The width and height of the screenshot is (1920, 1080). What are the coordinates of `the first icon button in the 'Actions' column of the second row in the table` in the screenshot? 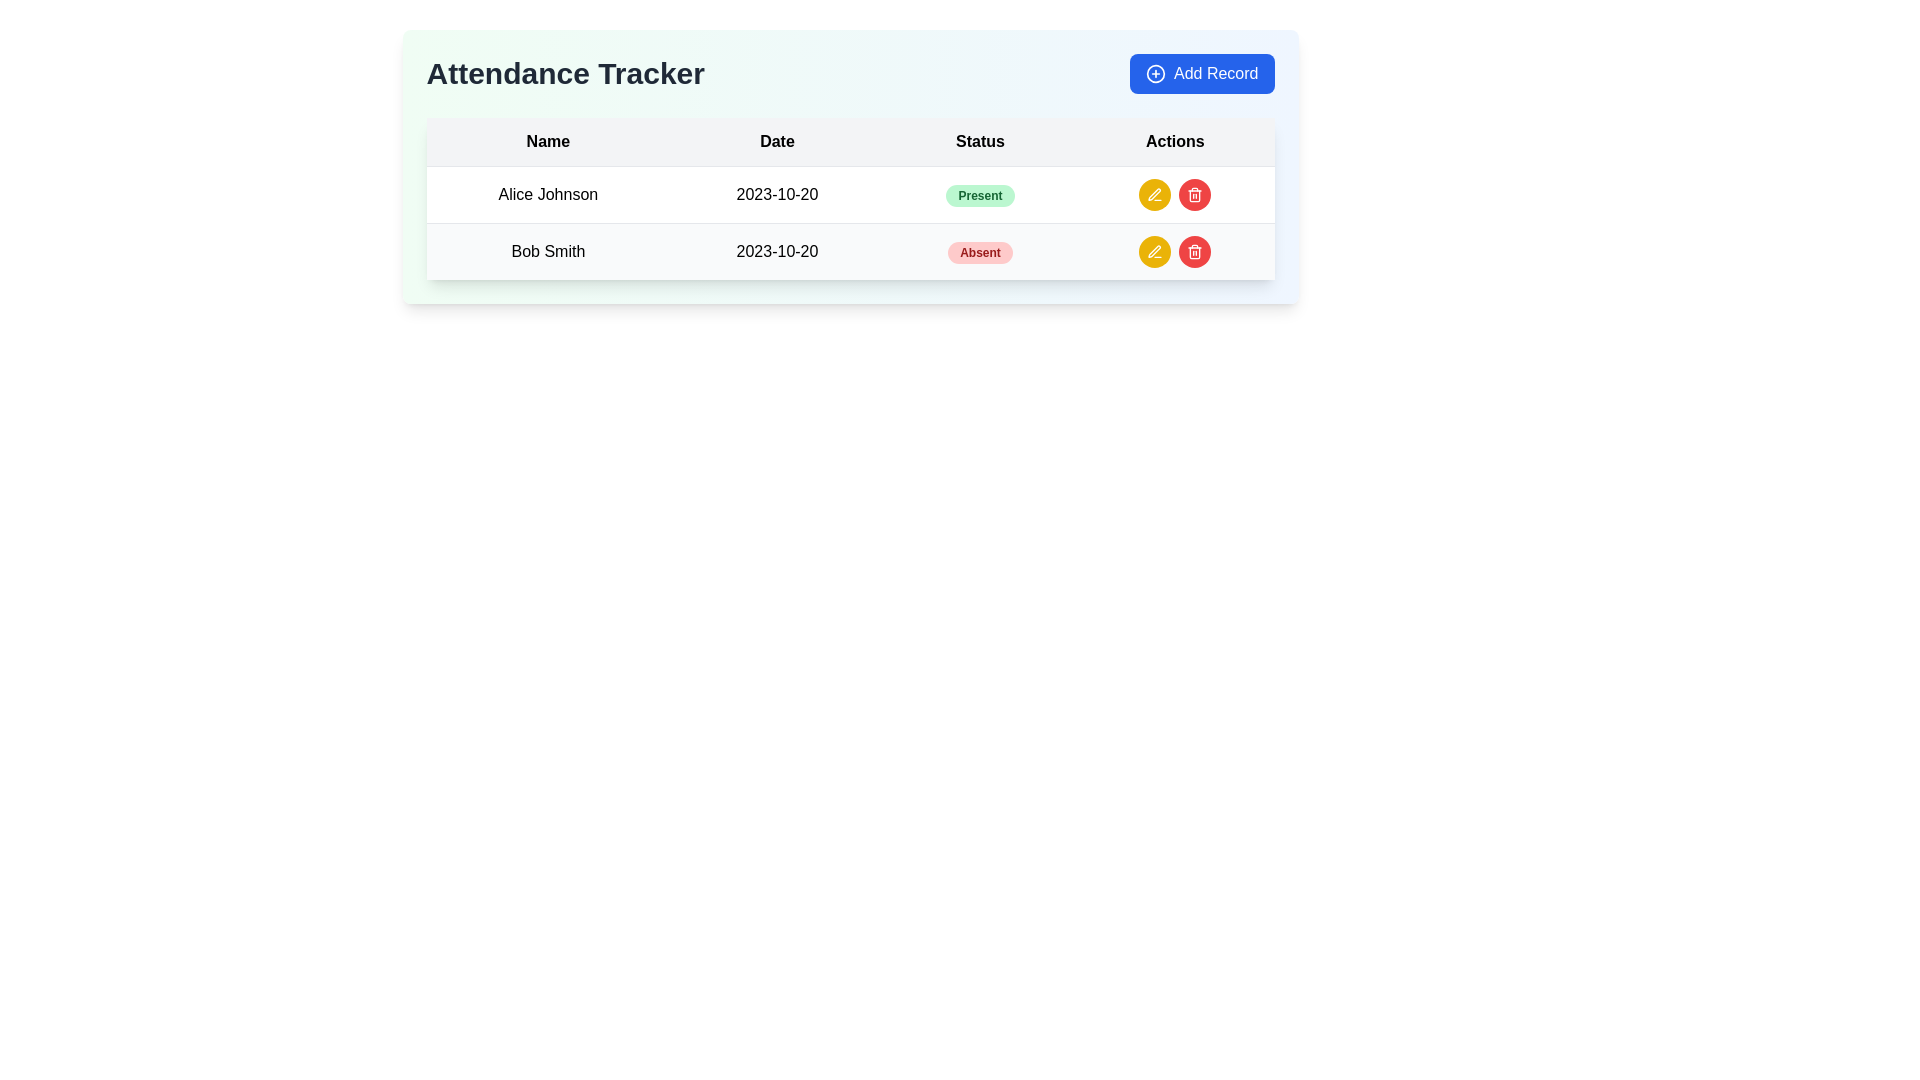 It's located at (1155, 194).